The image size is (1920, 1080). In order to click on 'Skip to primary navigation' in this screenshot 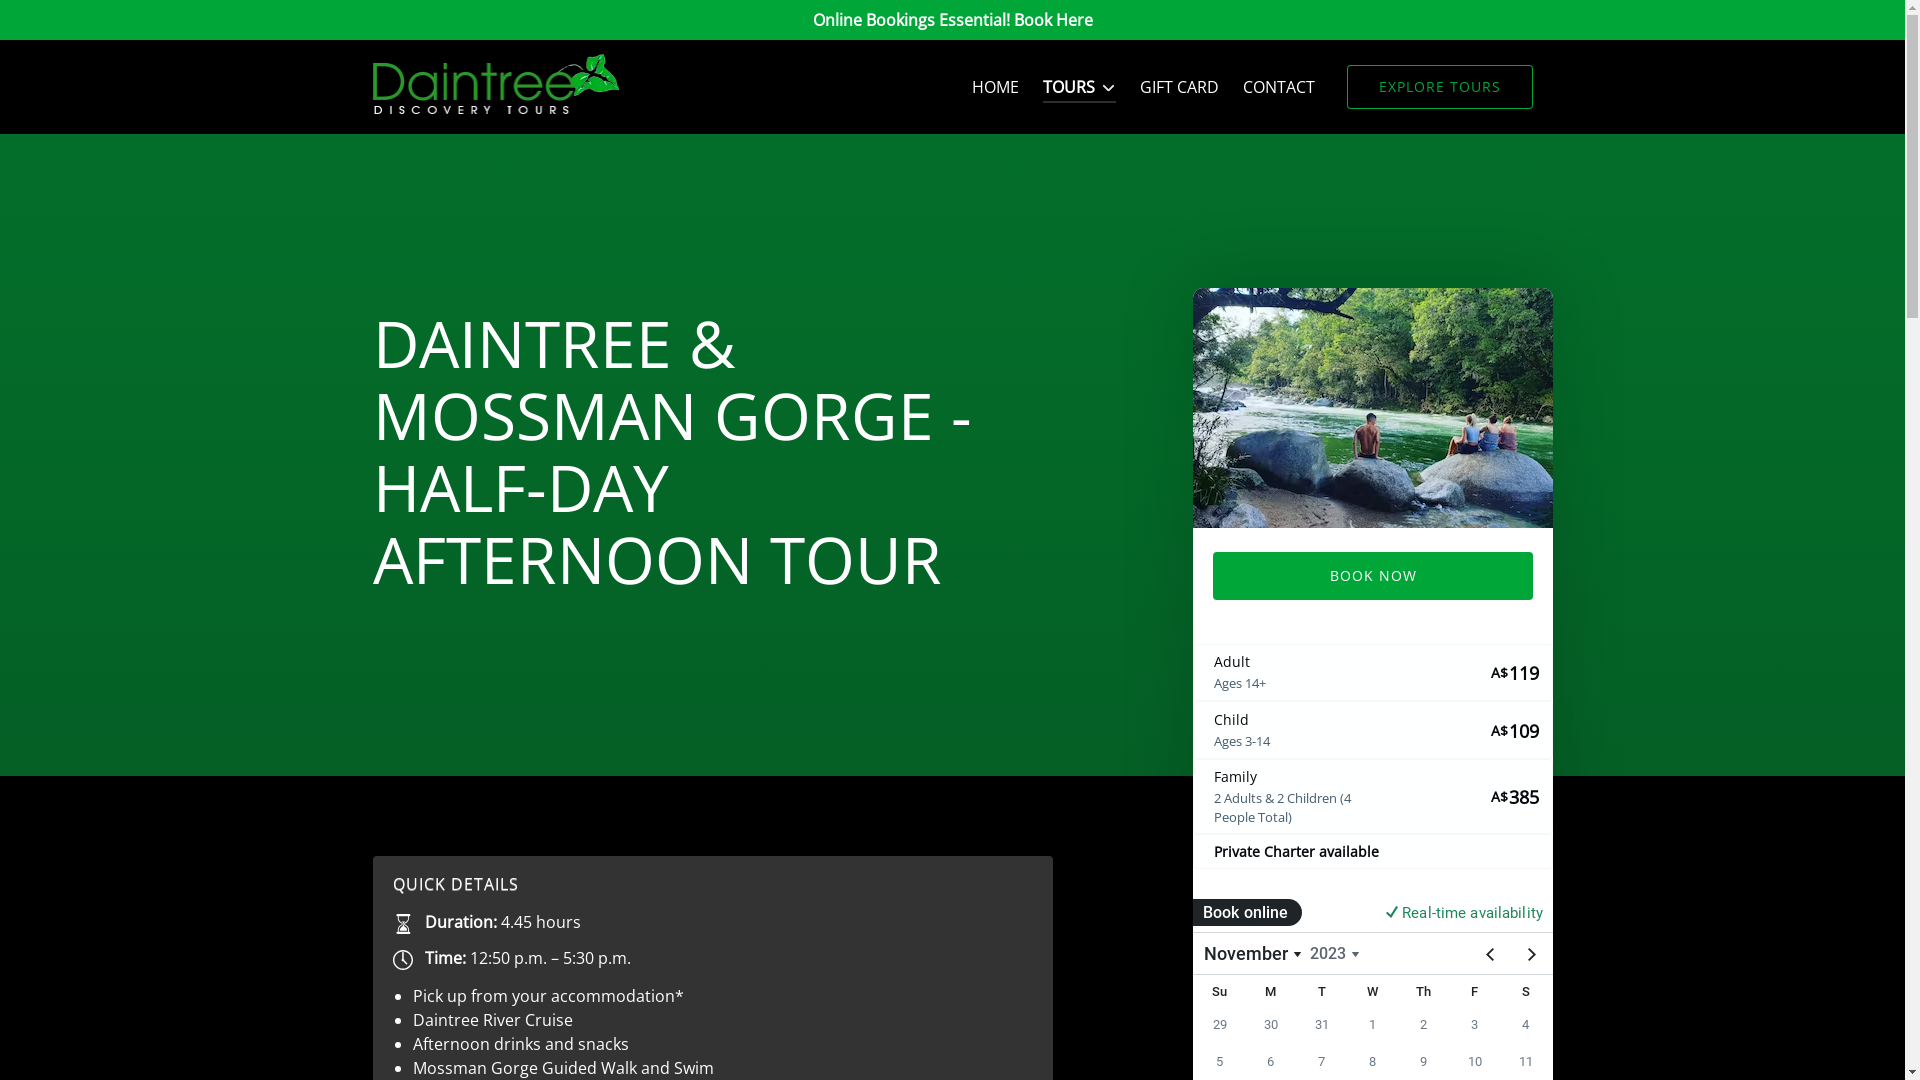, I will do `click(108, 22)`.